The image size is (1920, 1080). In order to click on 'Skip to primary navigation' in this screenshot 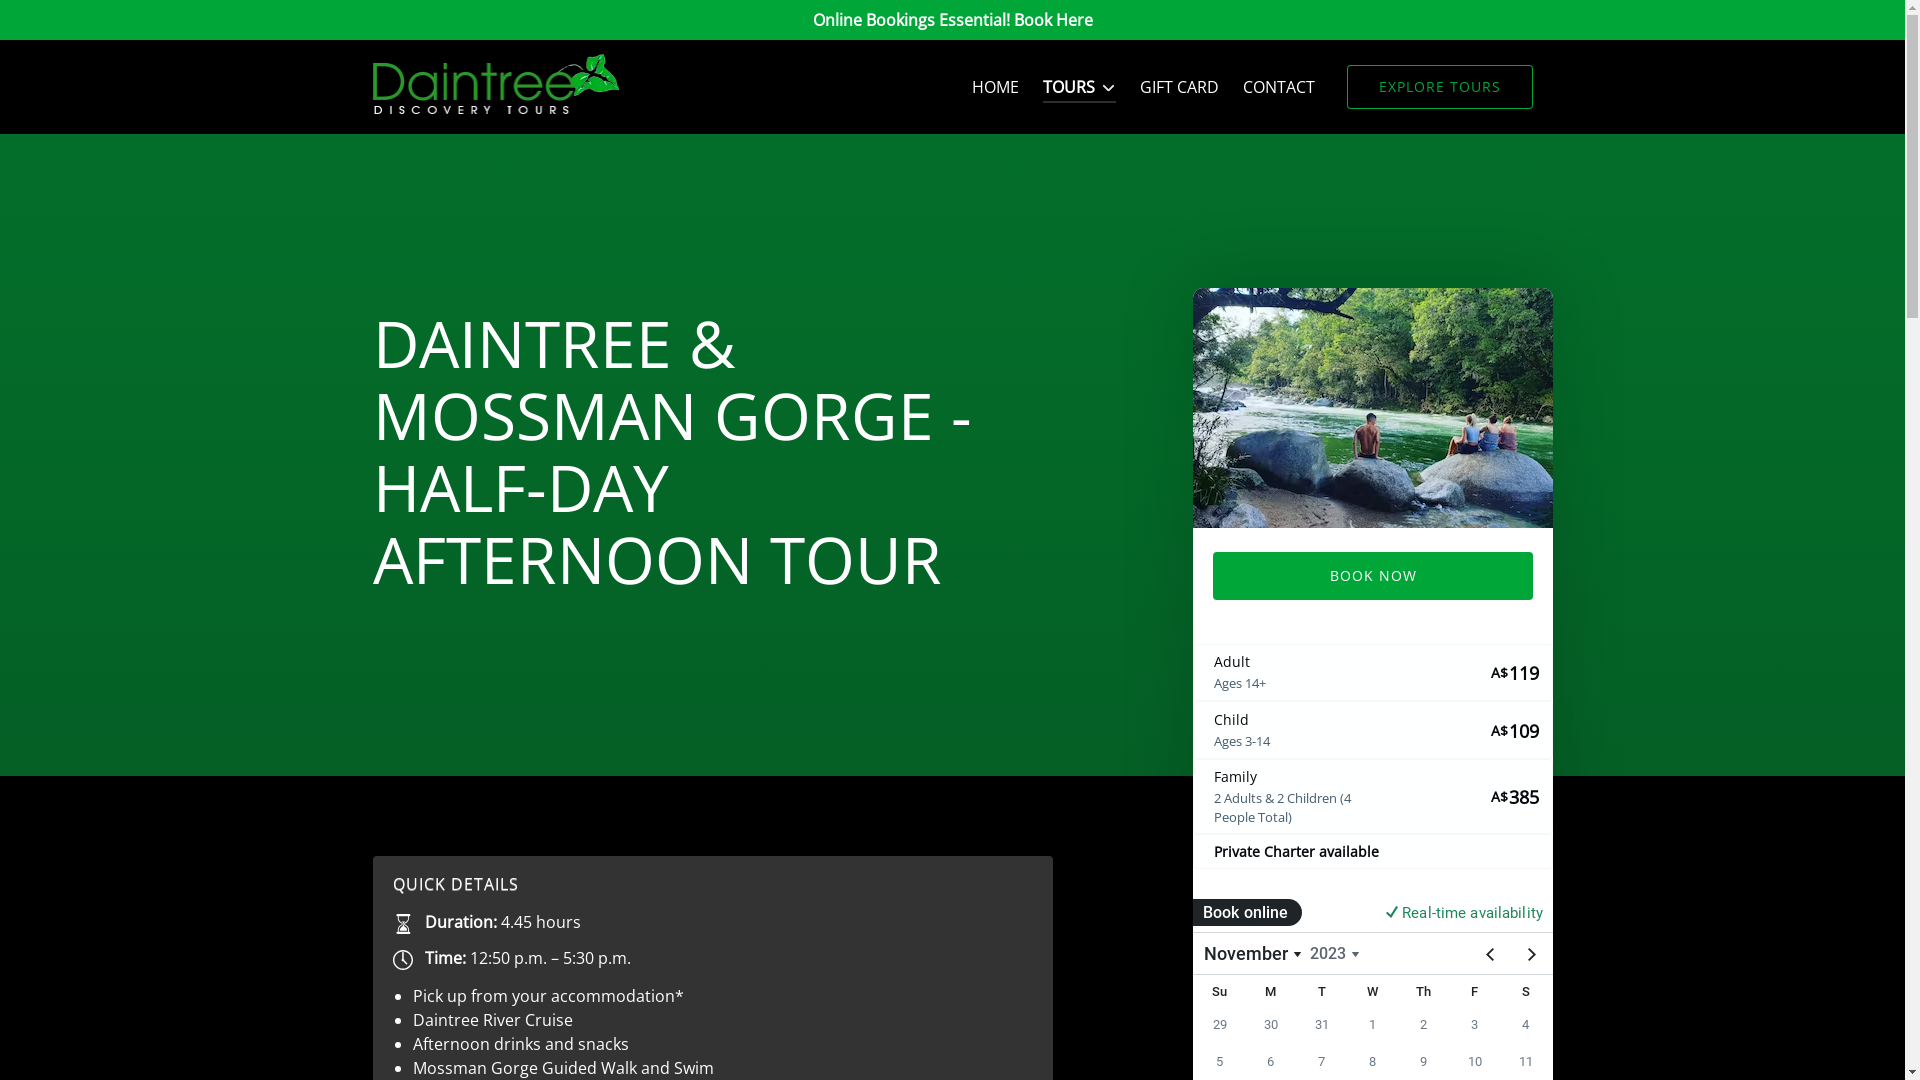, I will do `click(108, 22)`.